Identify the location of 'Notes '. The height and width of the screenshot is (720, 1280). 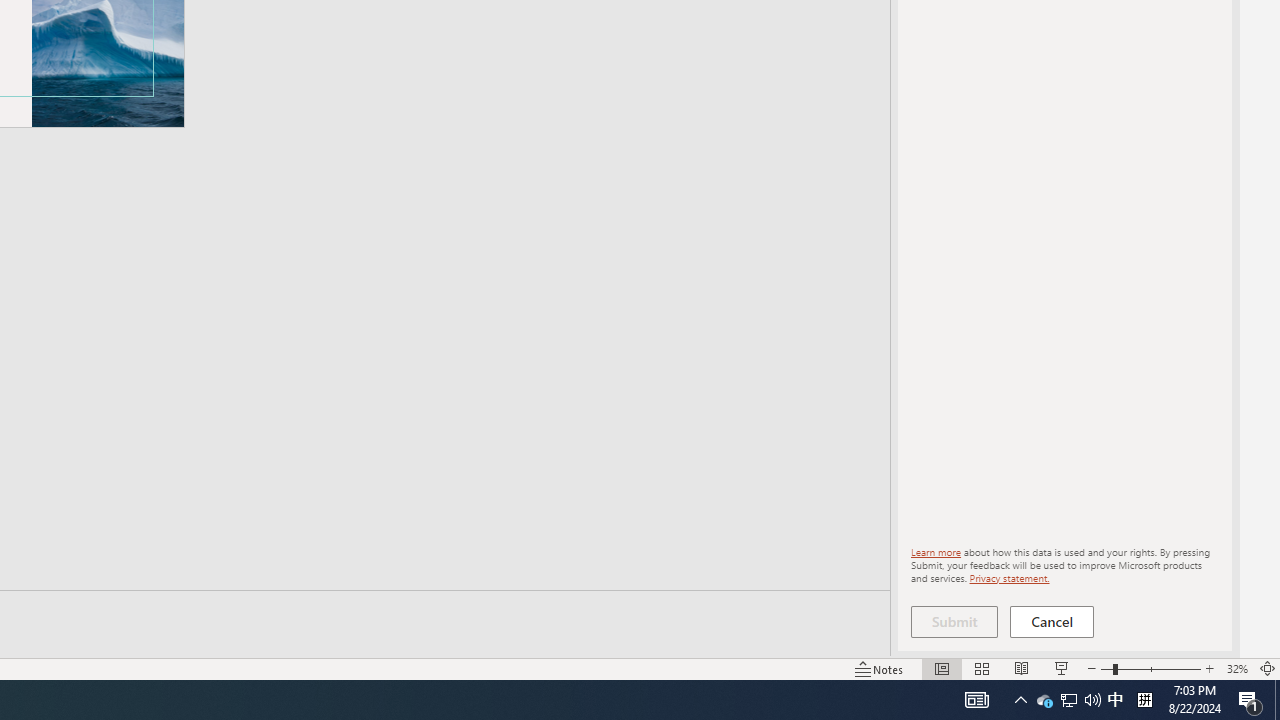
(879, 669).